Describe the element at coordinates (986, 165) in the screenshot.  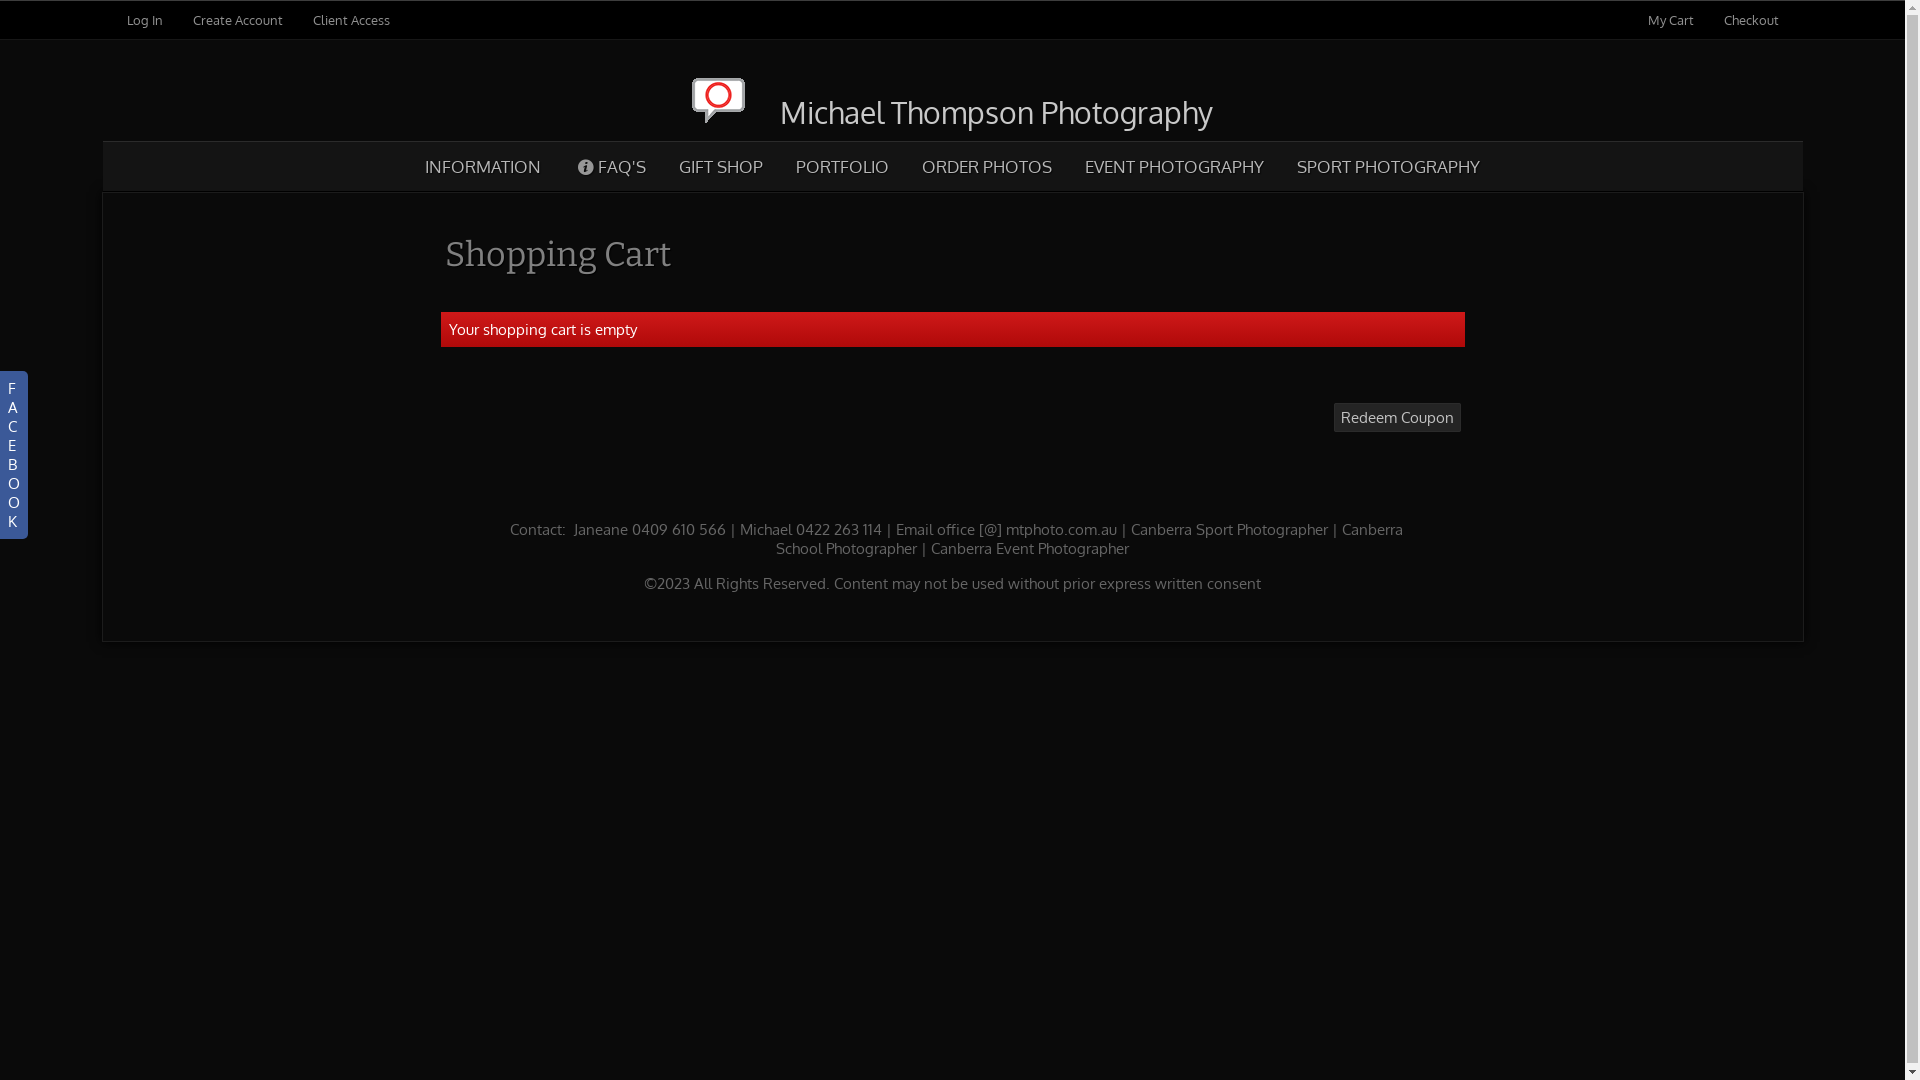
I see `'ORDER PHOTOS'` at that location.